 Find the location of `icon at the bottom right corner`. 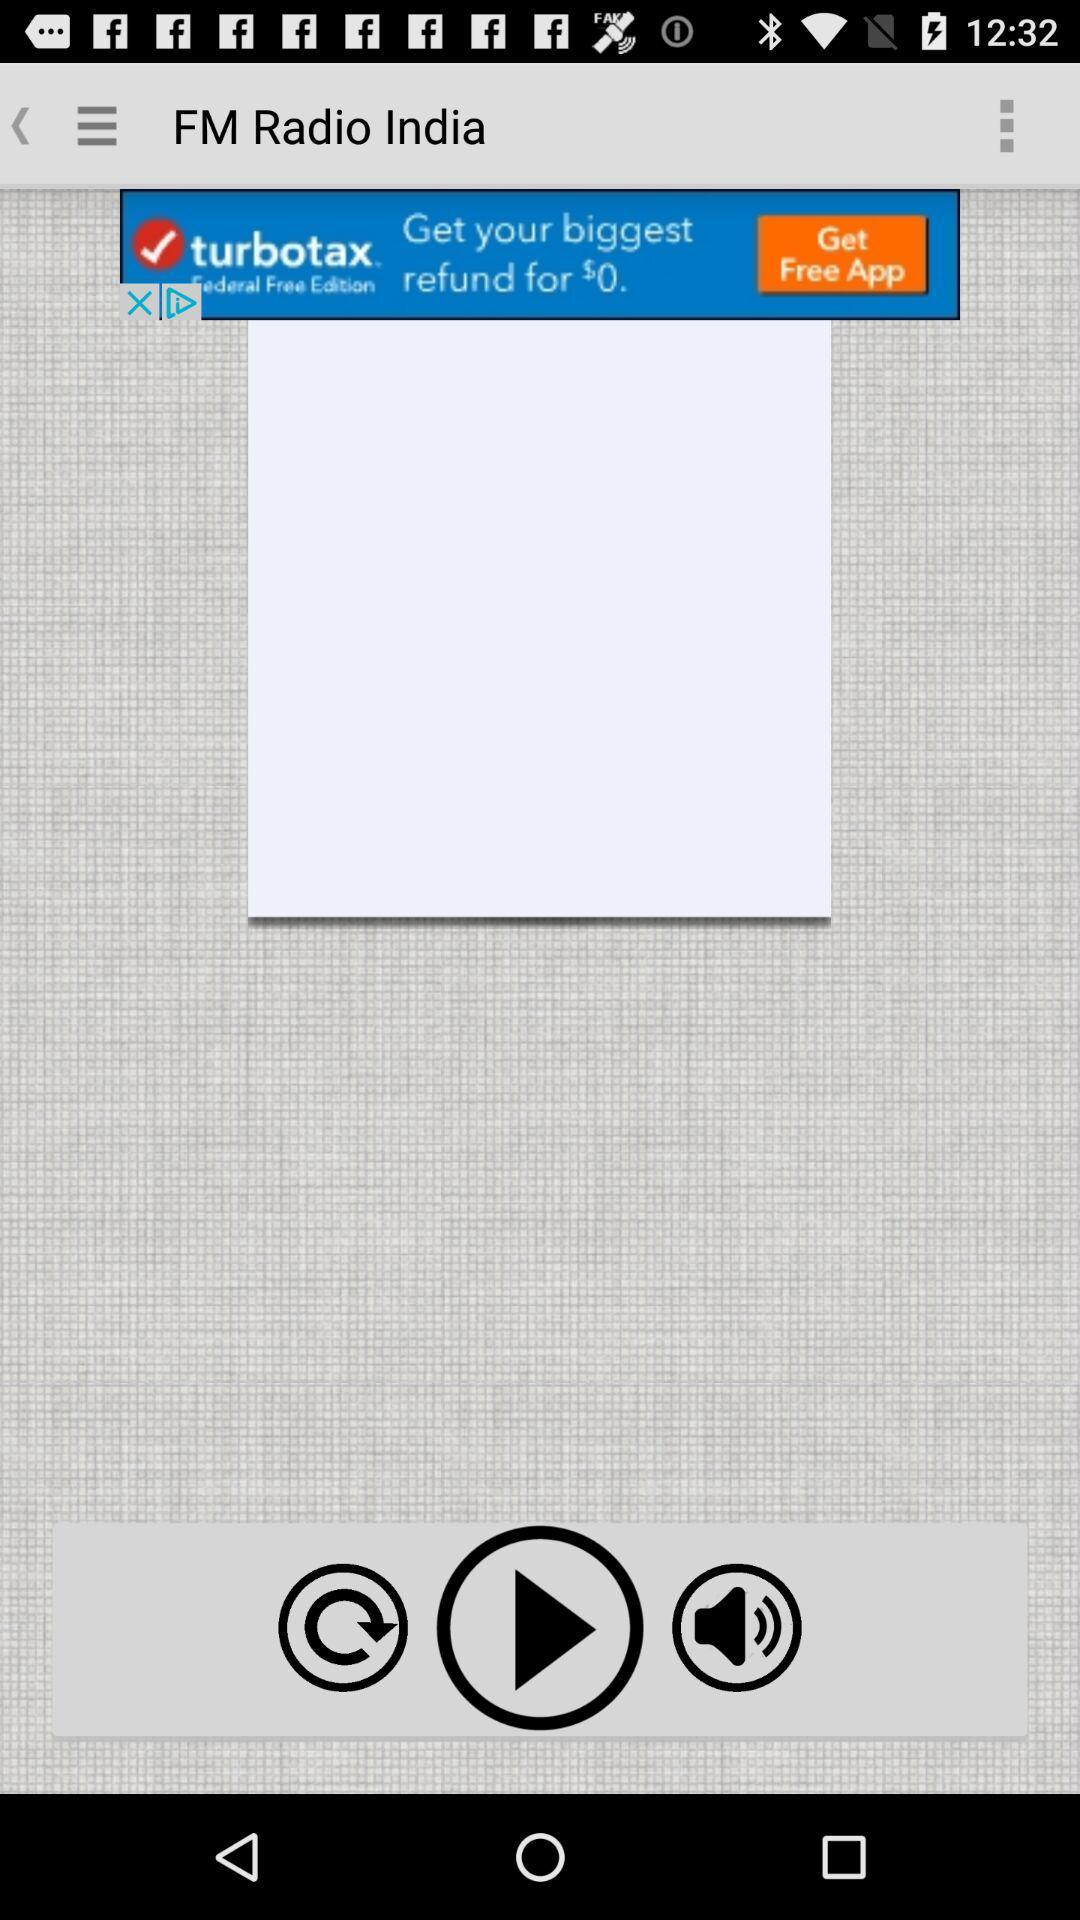

icon at the bottom right corner is located at coordinates (736, 1627).